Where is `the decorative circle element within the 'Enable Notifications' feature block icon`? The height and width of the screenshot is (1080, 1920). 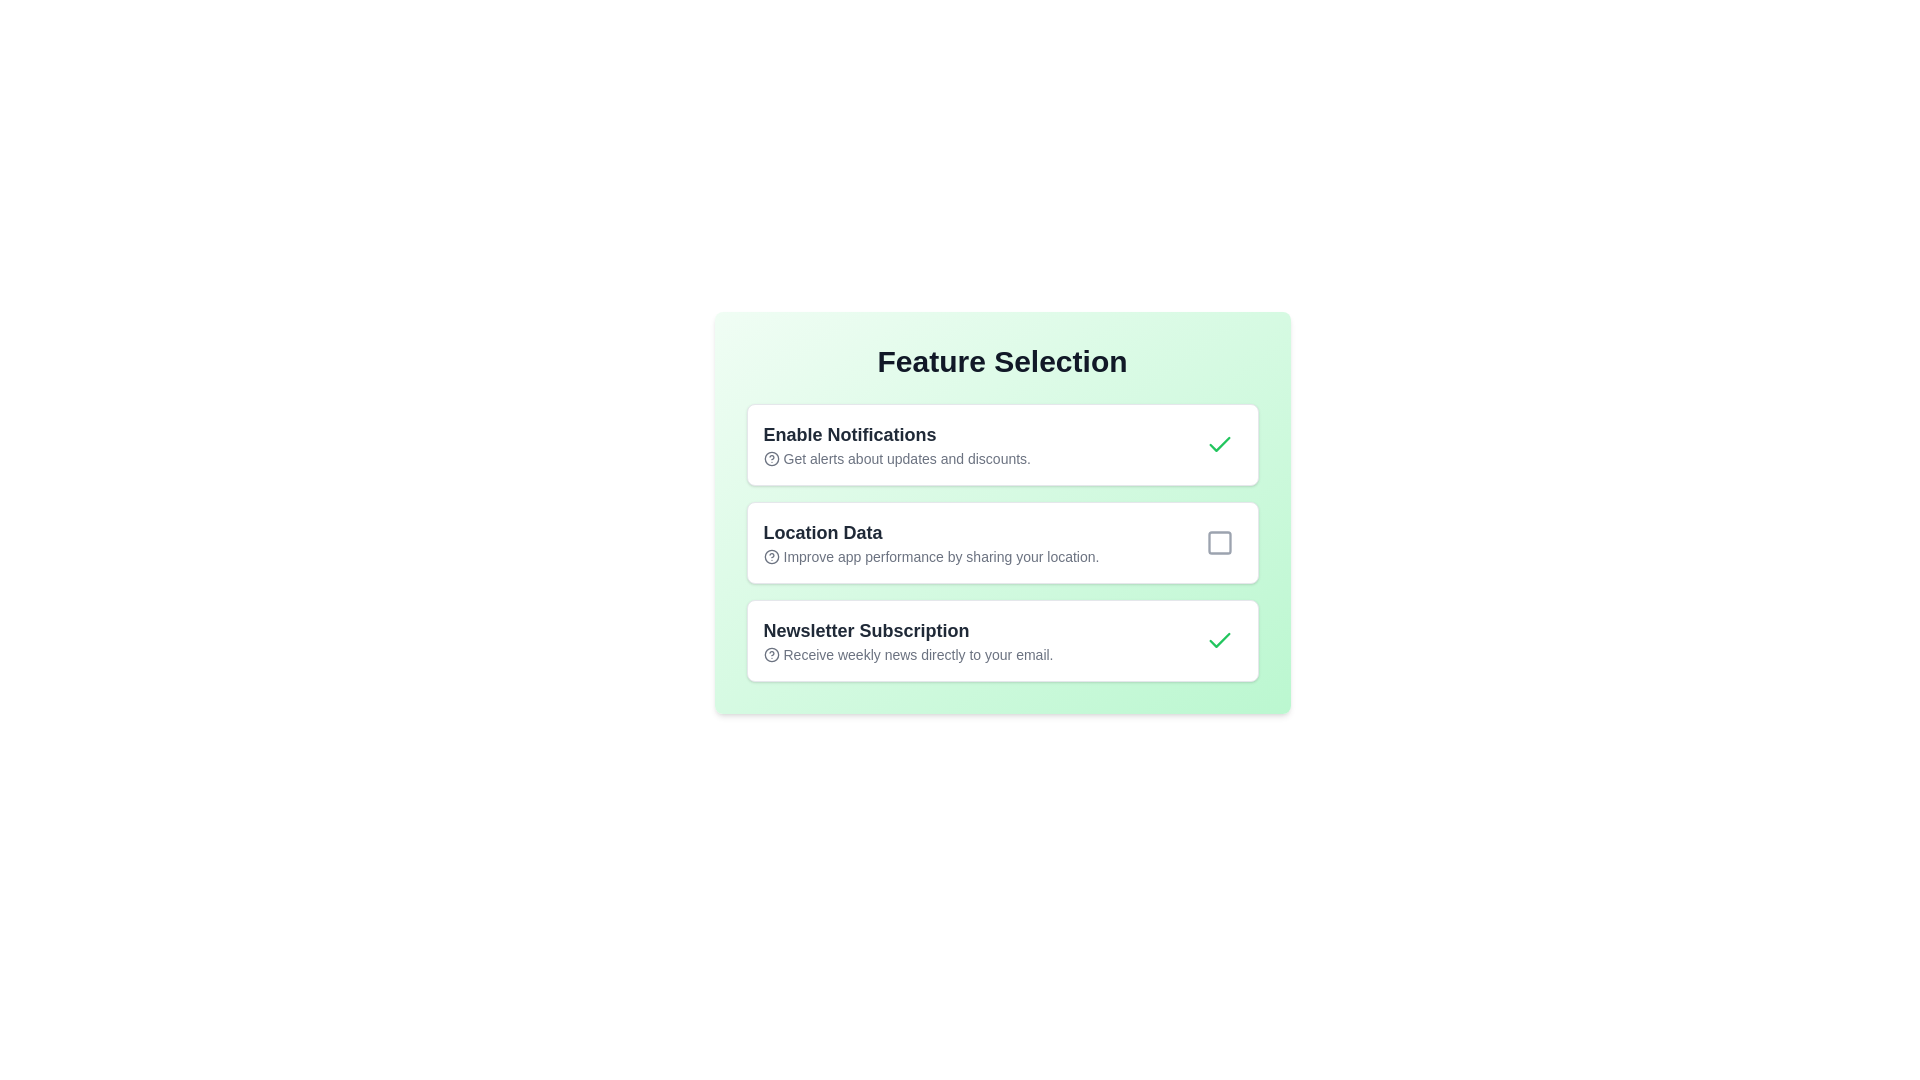
the decorative circle element within the 'Enable Notifications' feature block icon is located at coordinates (770, 459).